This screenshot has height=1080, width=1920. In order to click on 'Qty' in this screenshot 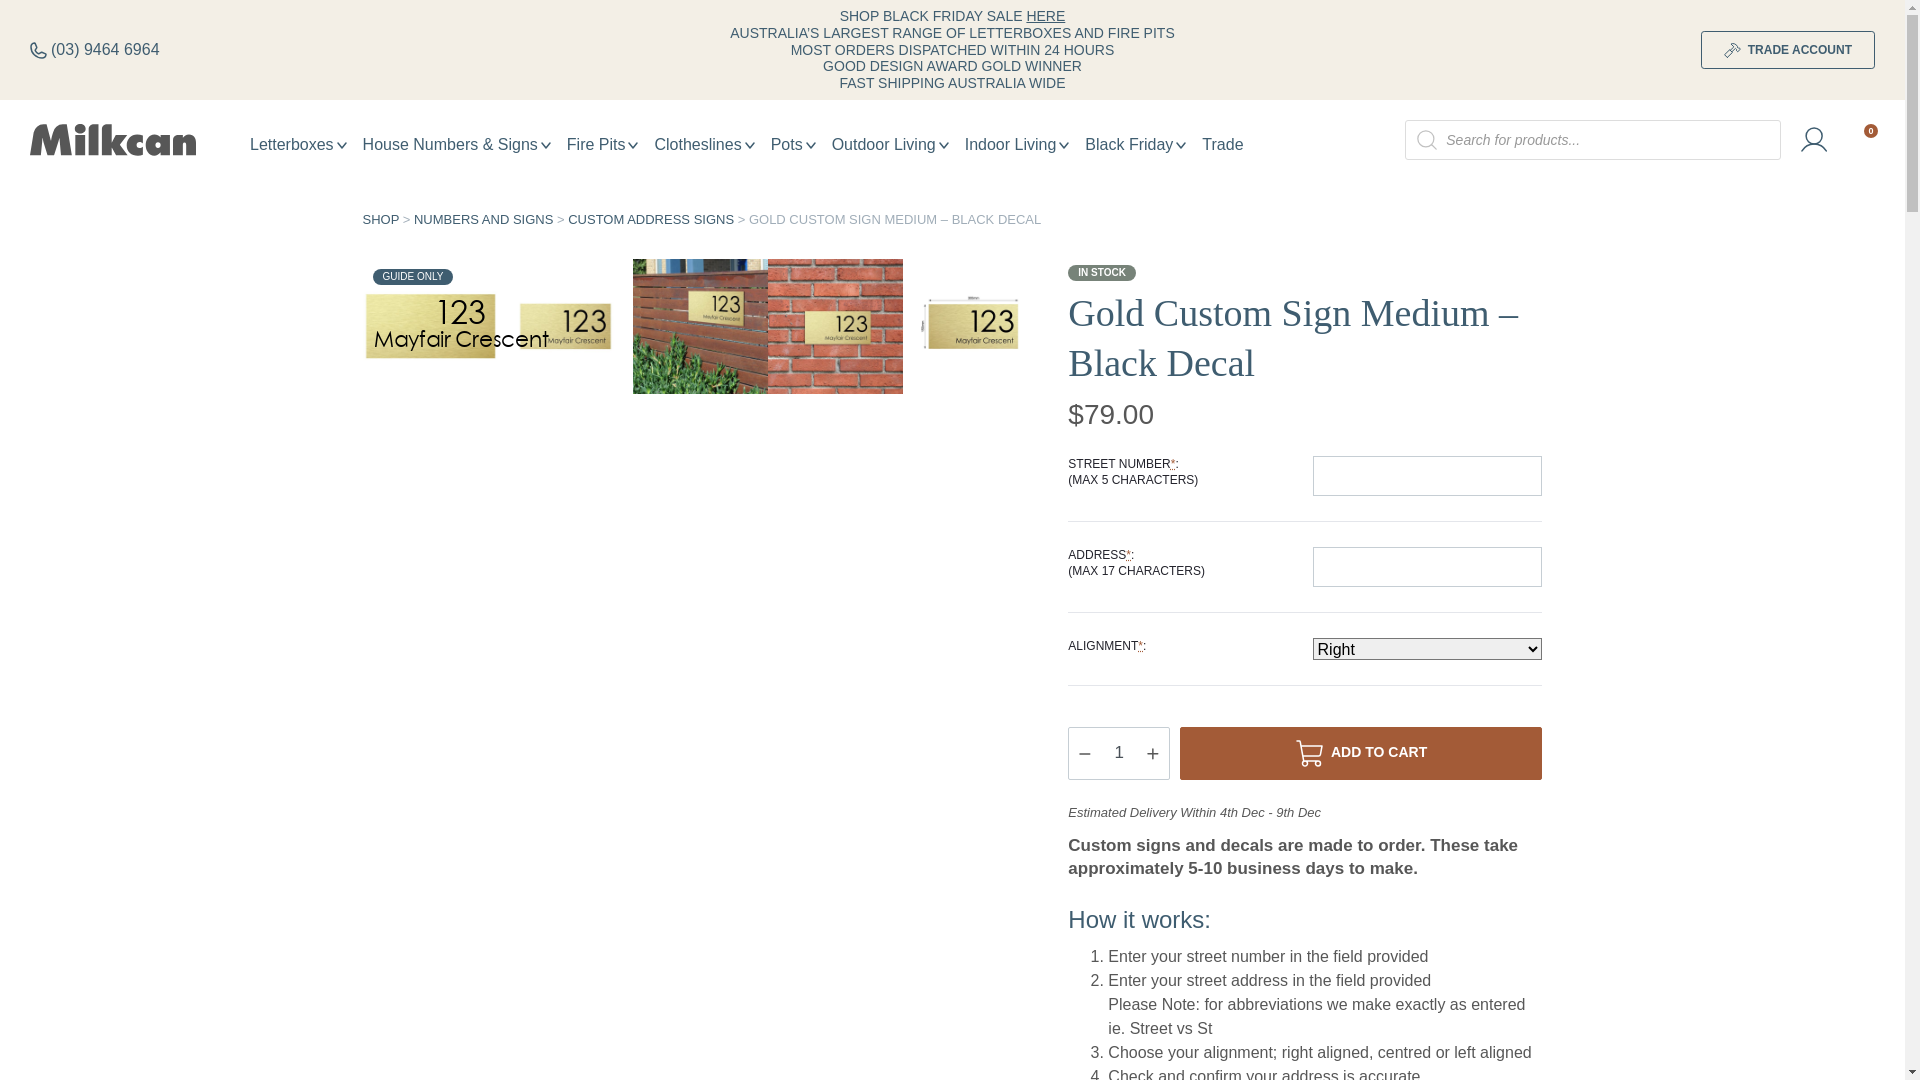, I will do `click(1117, 753)`.